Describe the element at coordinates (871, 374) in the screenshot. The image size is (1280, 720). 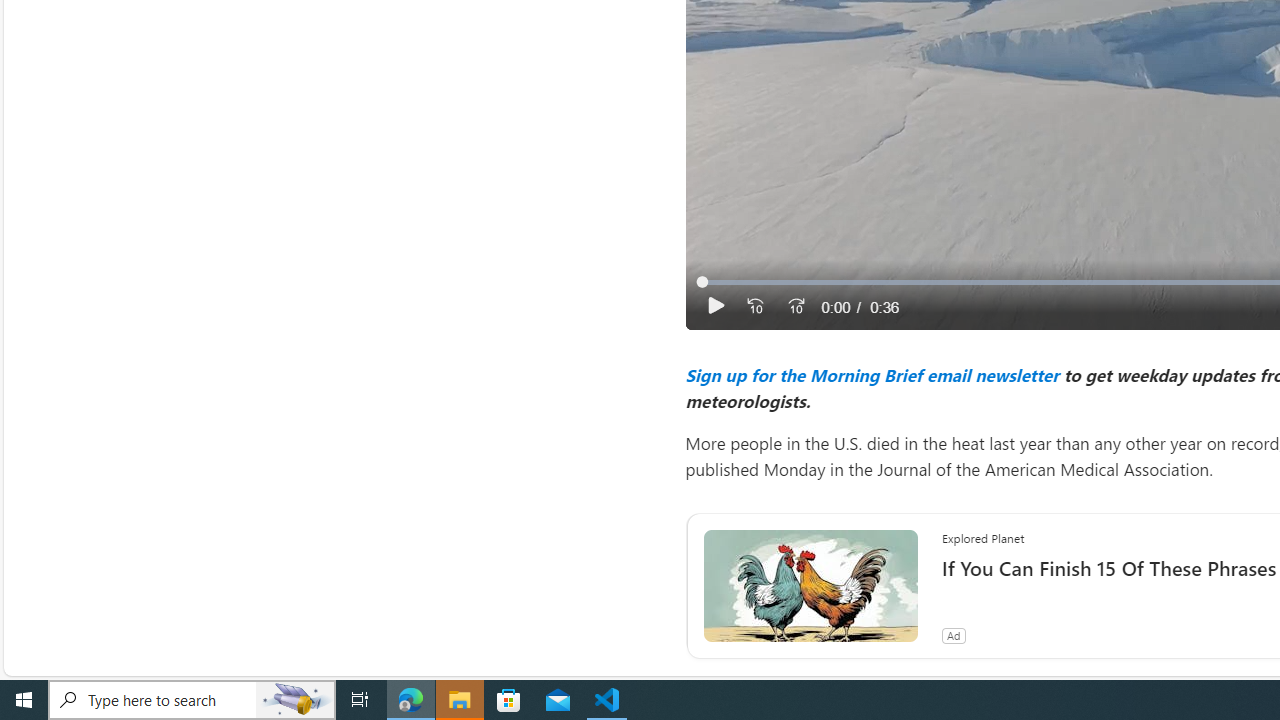
I see `'Sign up for the Morning Brief email newsletter'` at that location.